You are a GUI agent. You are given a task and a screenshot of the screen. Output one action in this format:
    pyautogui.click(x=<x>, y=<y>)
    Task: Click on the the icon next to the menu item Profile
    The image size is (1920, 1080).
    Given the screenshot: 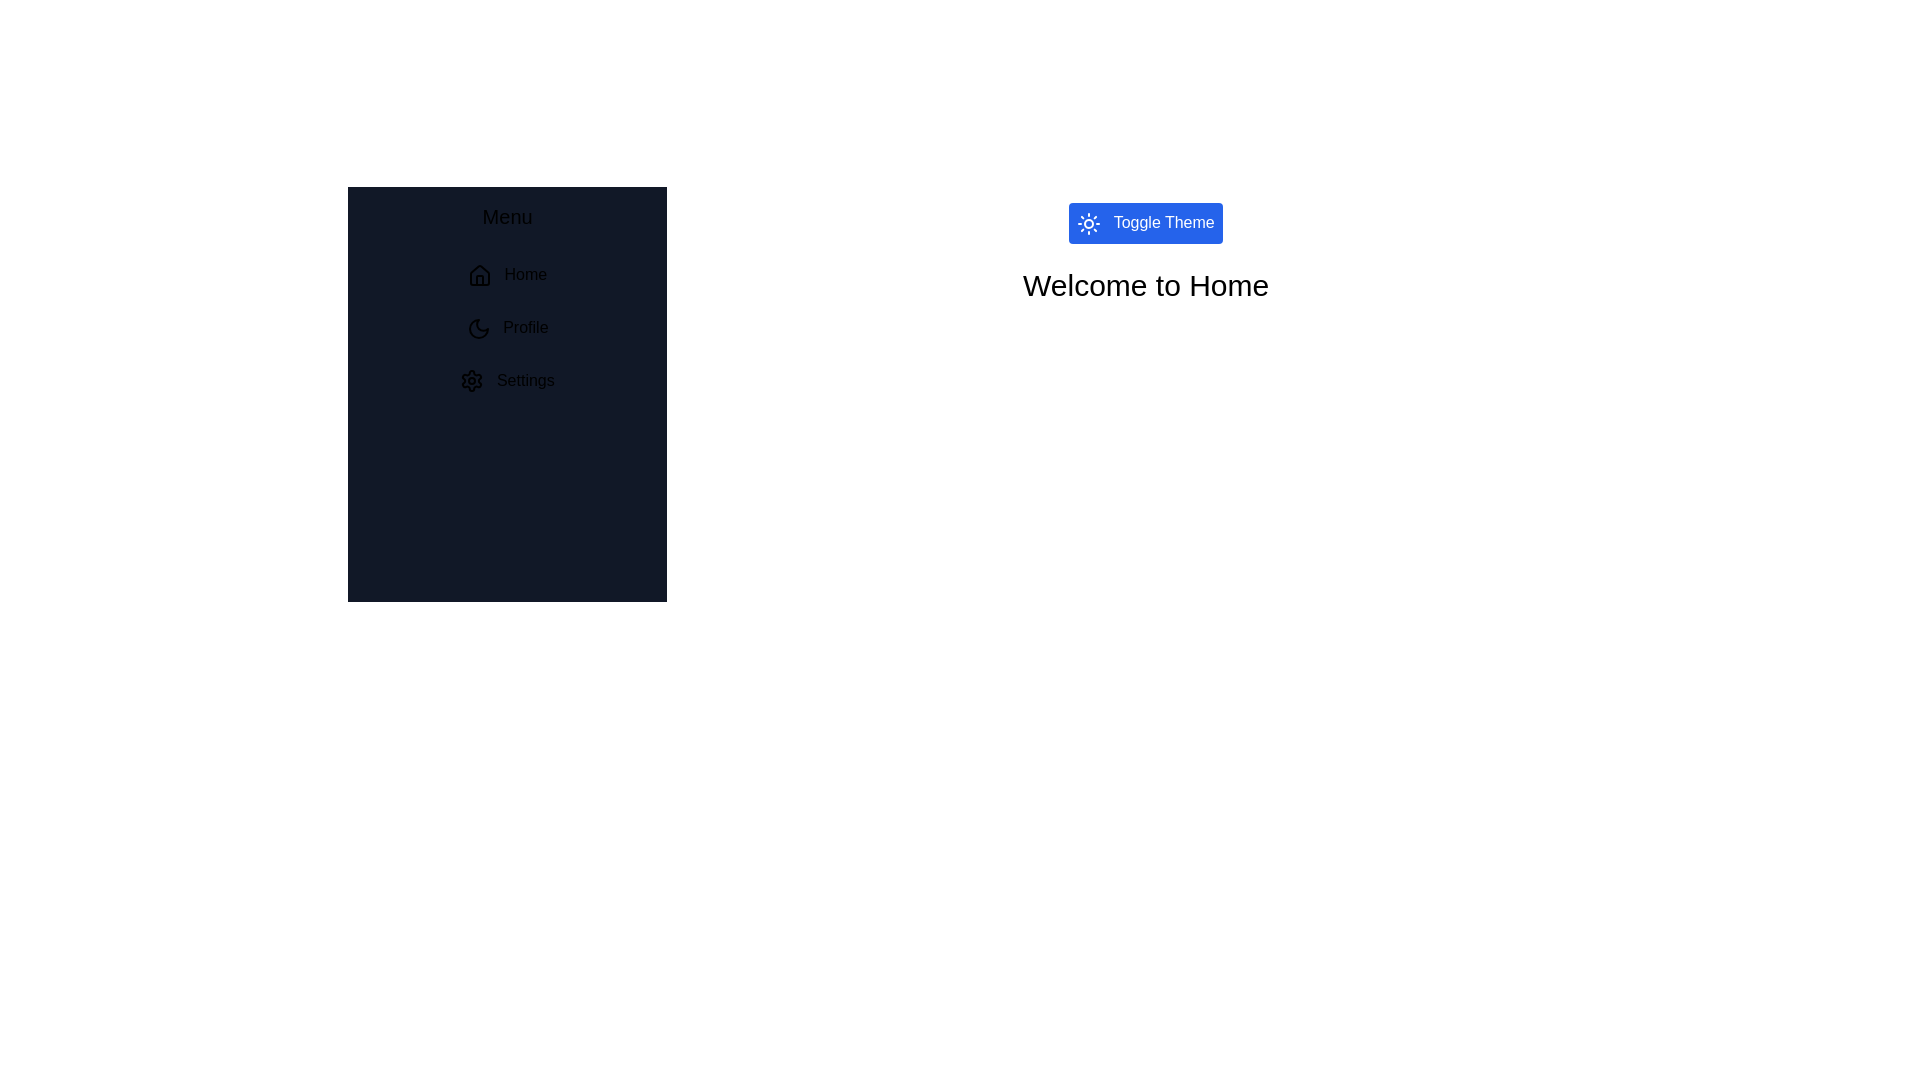 What is the action you would take?
    pyautogui.click(x=477, y=327)
    